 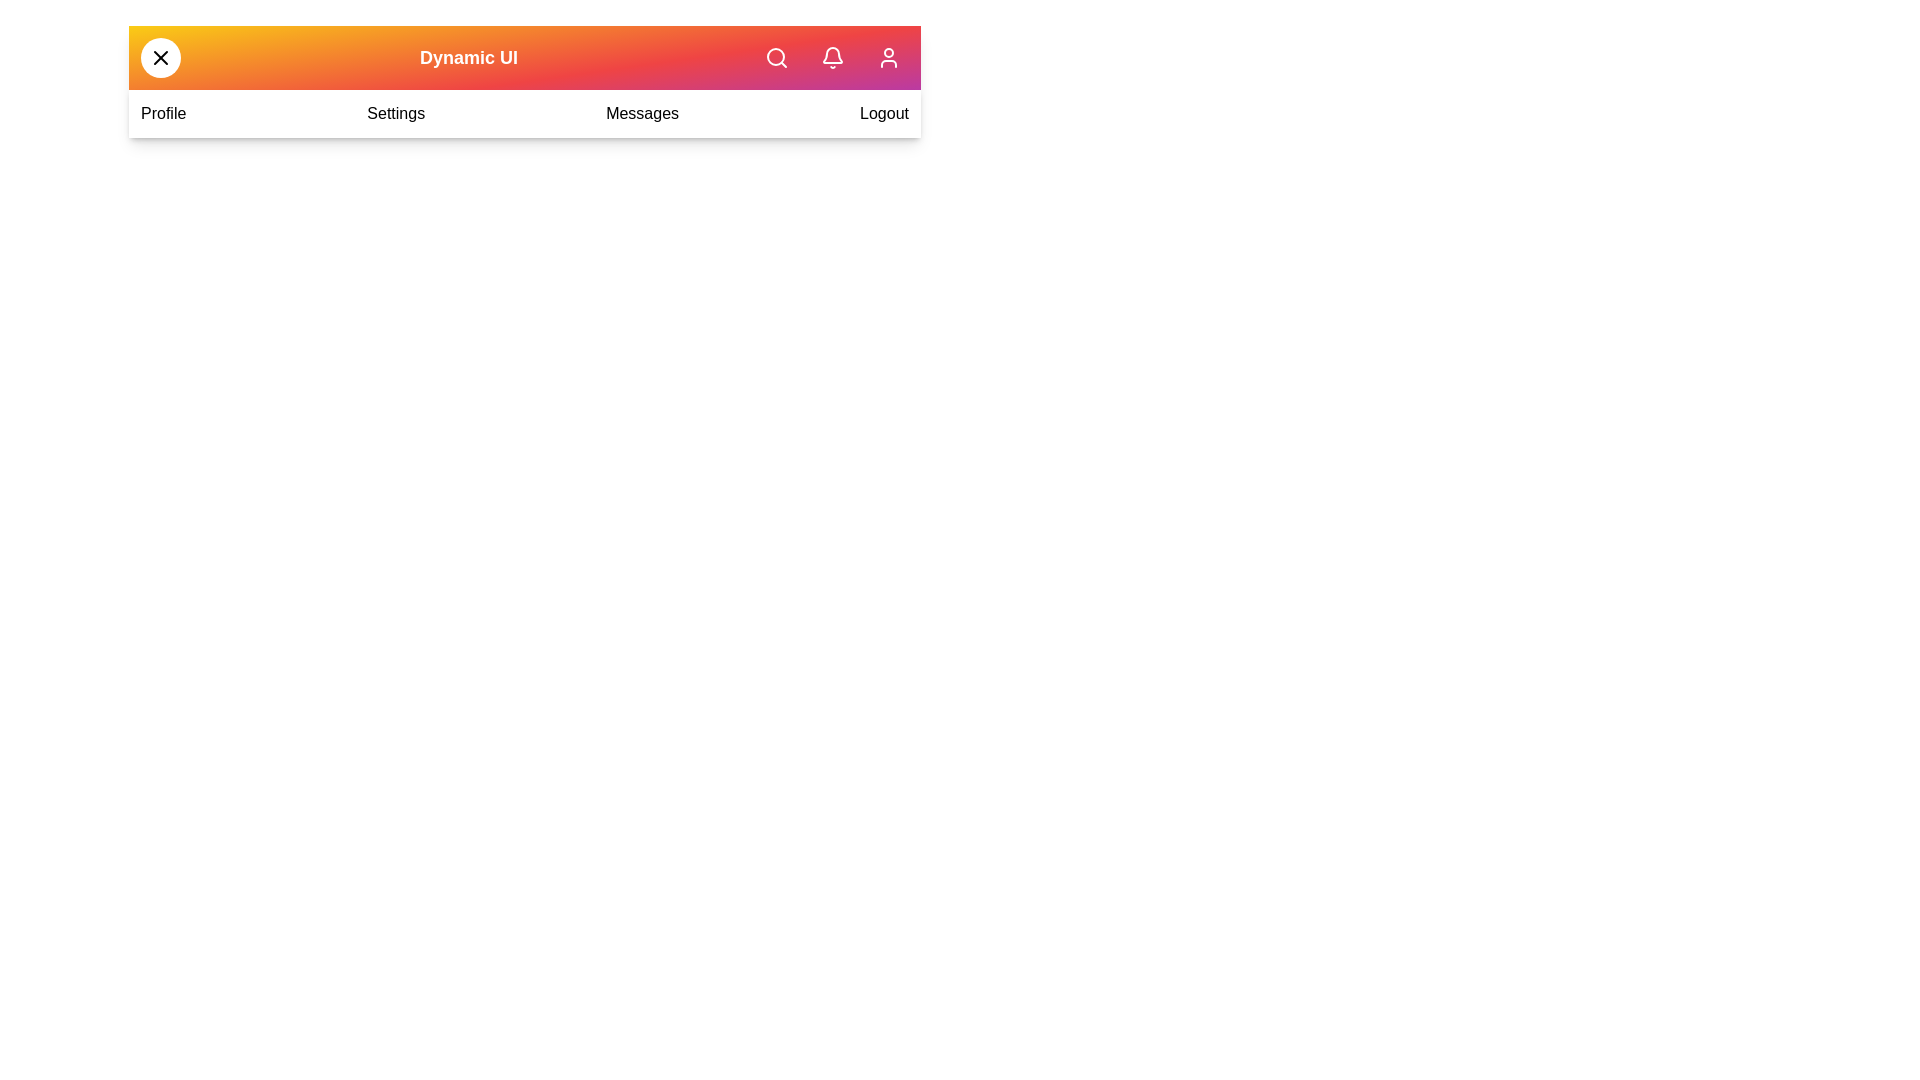 I want to click on the notifications button, so click(x=831, y=56).